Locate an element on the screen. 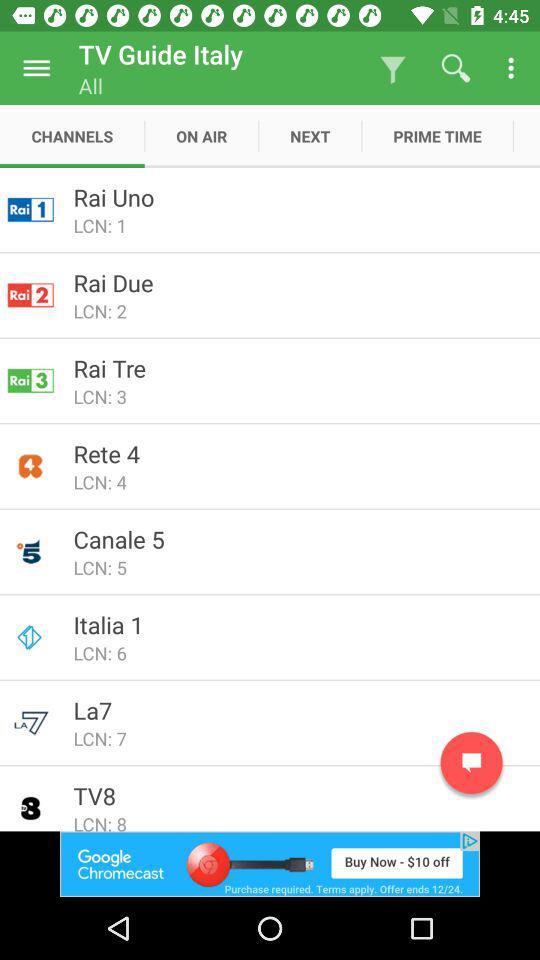  the chat icon is located at coordinates (471, 762).